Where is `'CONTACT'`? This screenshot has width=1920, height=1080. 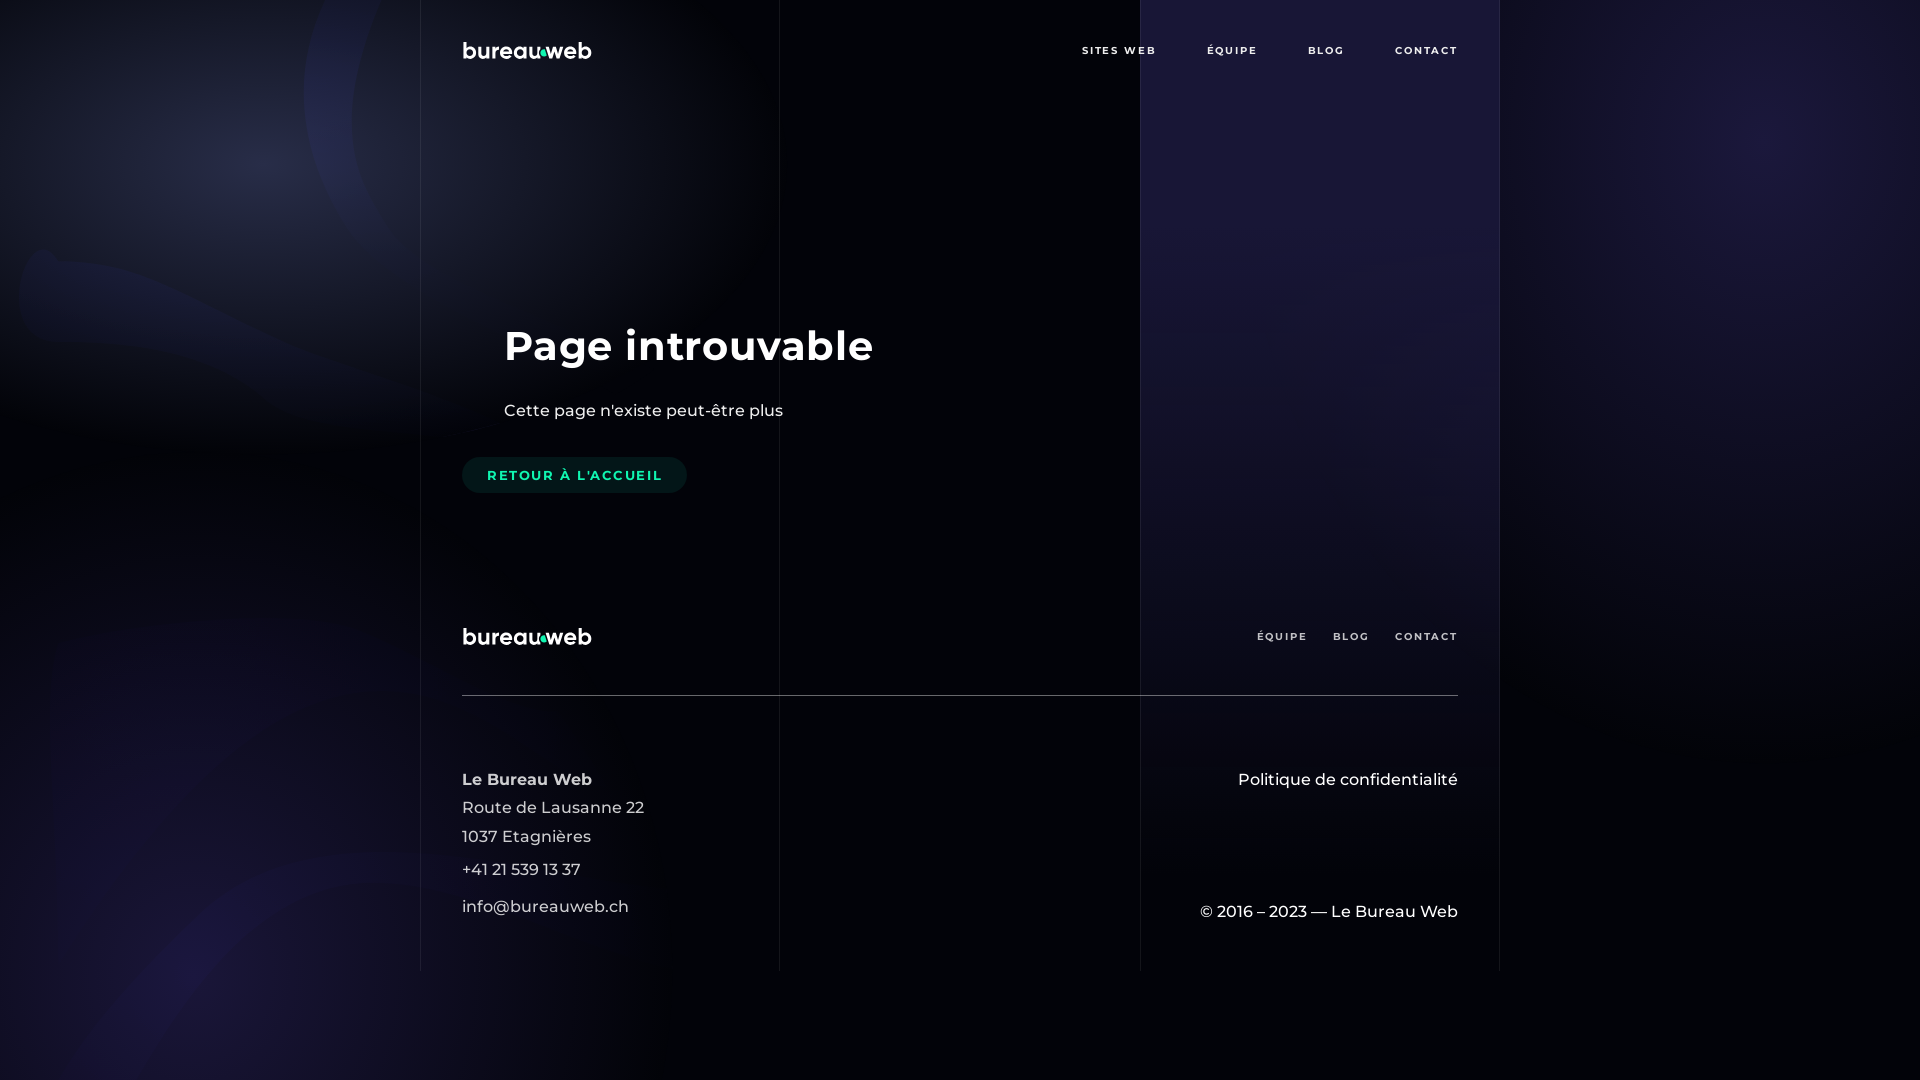
'CONTACT' is located at coordinates (1394, 49).